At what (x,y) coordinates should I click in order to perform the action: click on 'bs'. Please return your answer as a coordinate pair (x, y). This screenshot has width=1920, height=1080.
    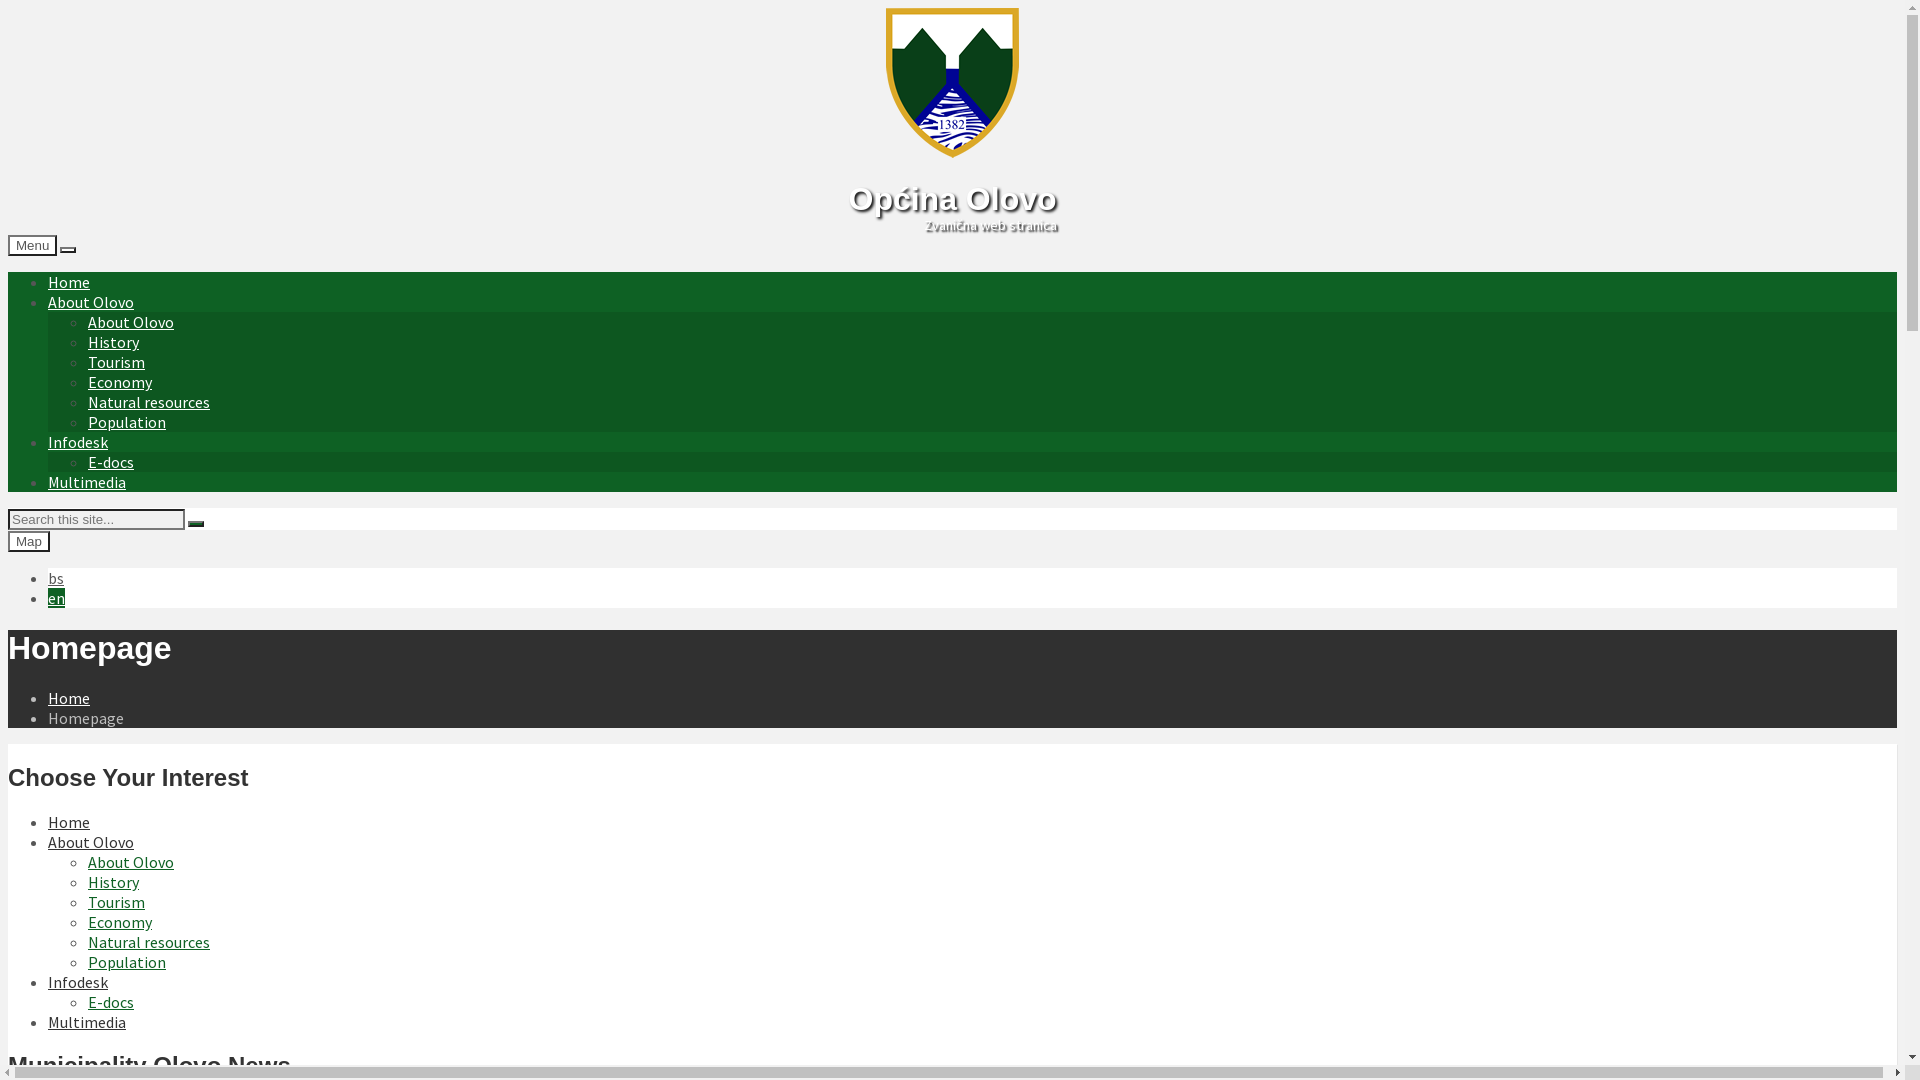
    Looking at the image, I should click on (48, 578).